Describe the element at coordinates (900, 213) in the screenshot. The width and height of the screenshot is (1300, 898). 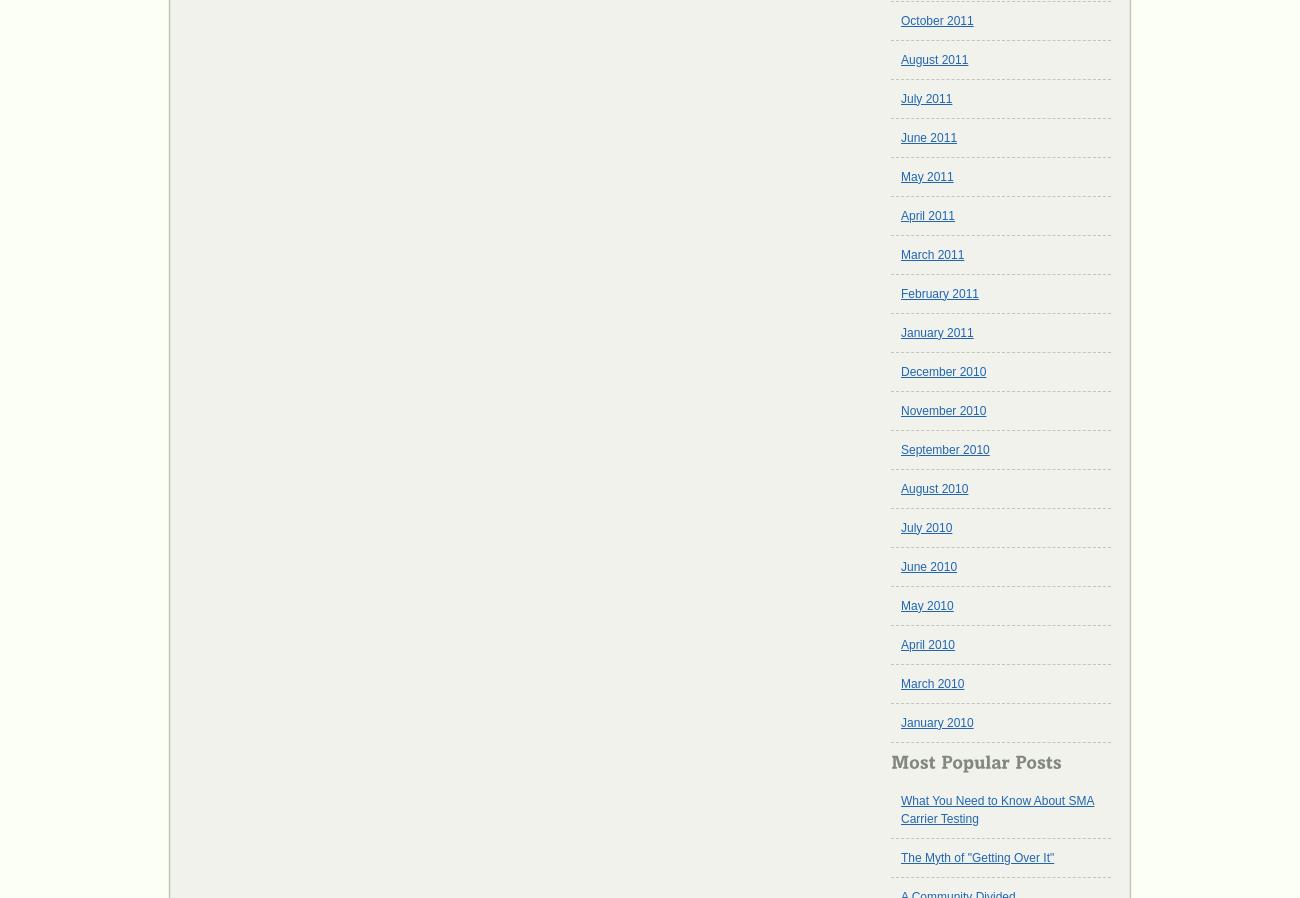
I see `'April 2011'` at that location.